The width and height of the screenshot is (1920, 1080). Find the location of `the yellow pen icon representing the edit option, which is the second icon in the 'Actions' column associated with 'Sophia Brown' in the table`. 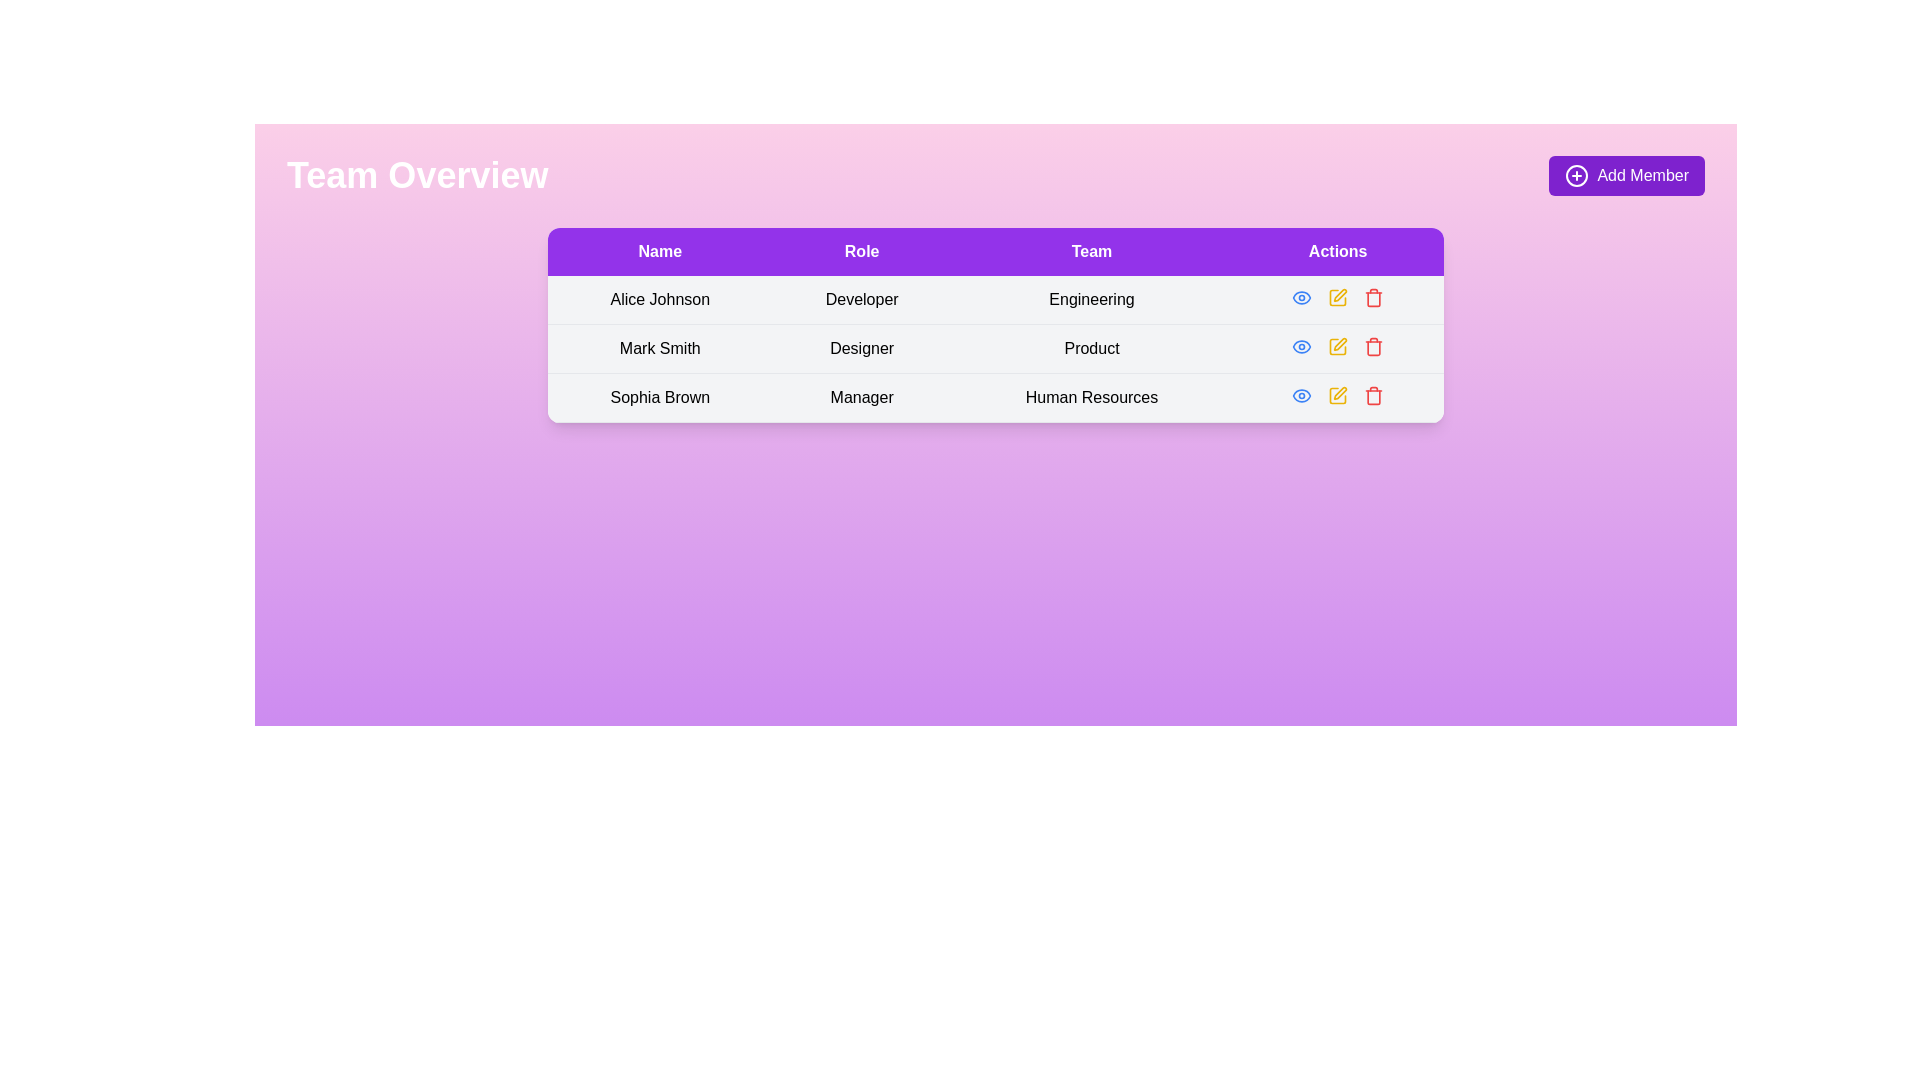

the yellow pen icon representing the edit option, which is the second icon in the 'Actions' column associated with 'Sophia Brown' in the table is located at coordinates (1340, 393).